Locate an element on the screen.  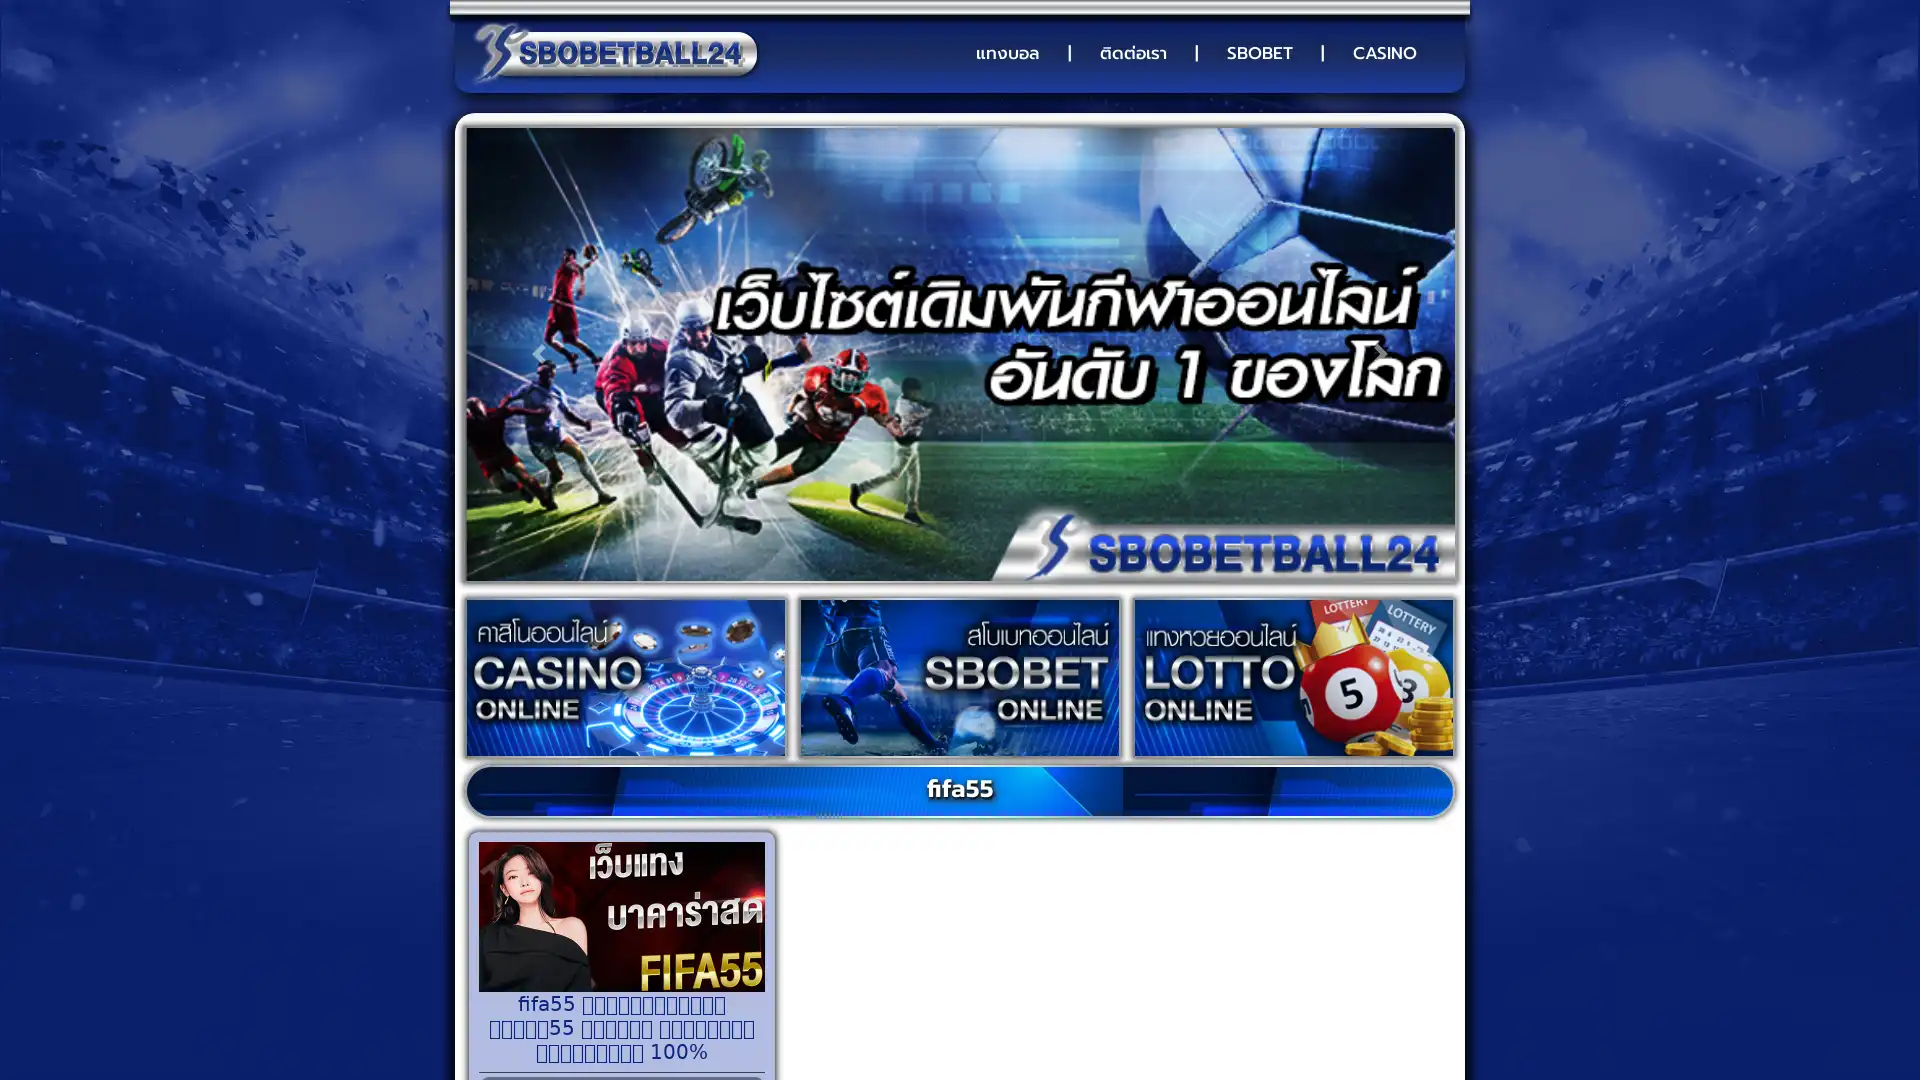
Previous is located at coordinates (538, 353).